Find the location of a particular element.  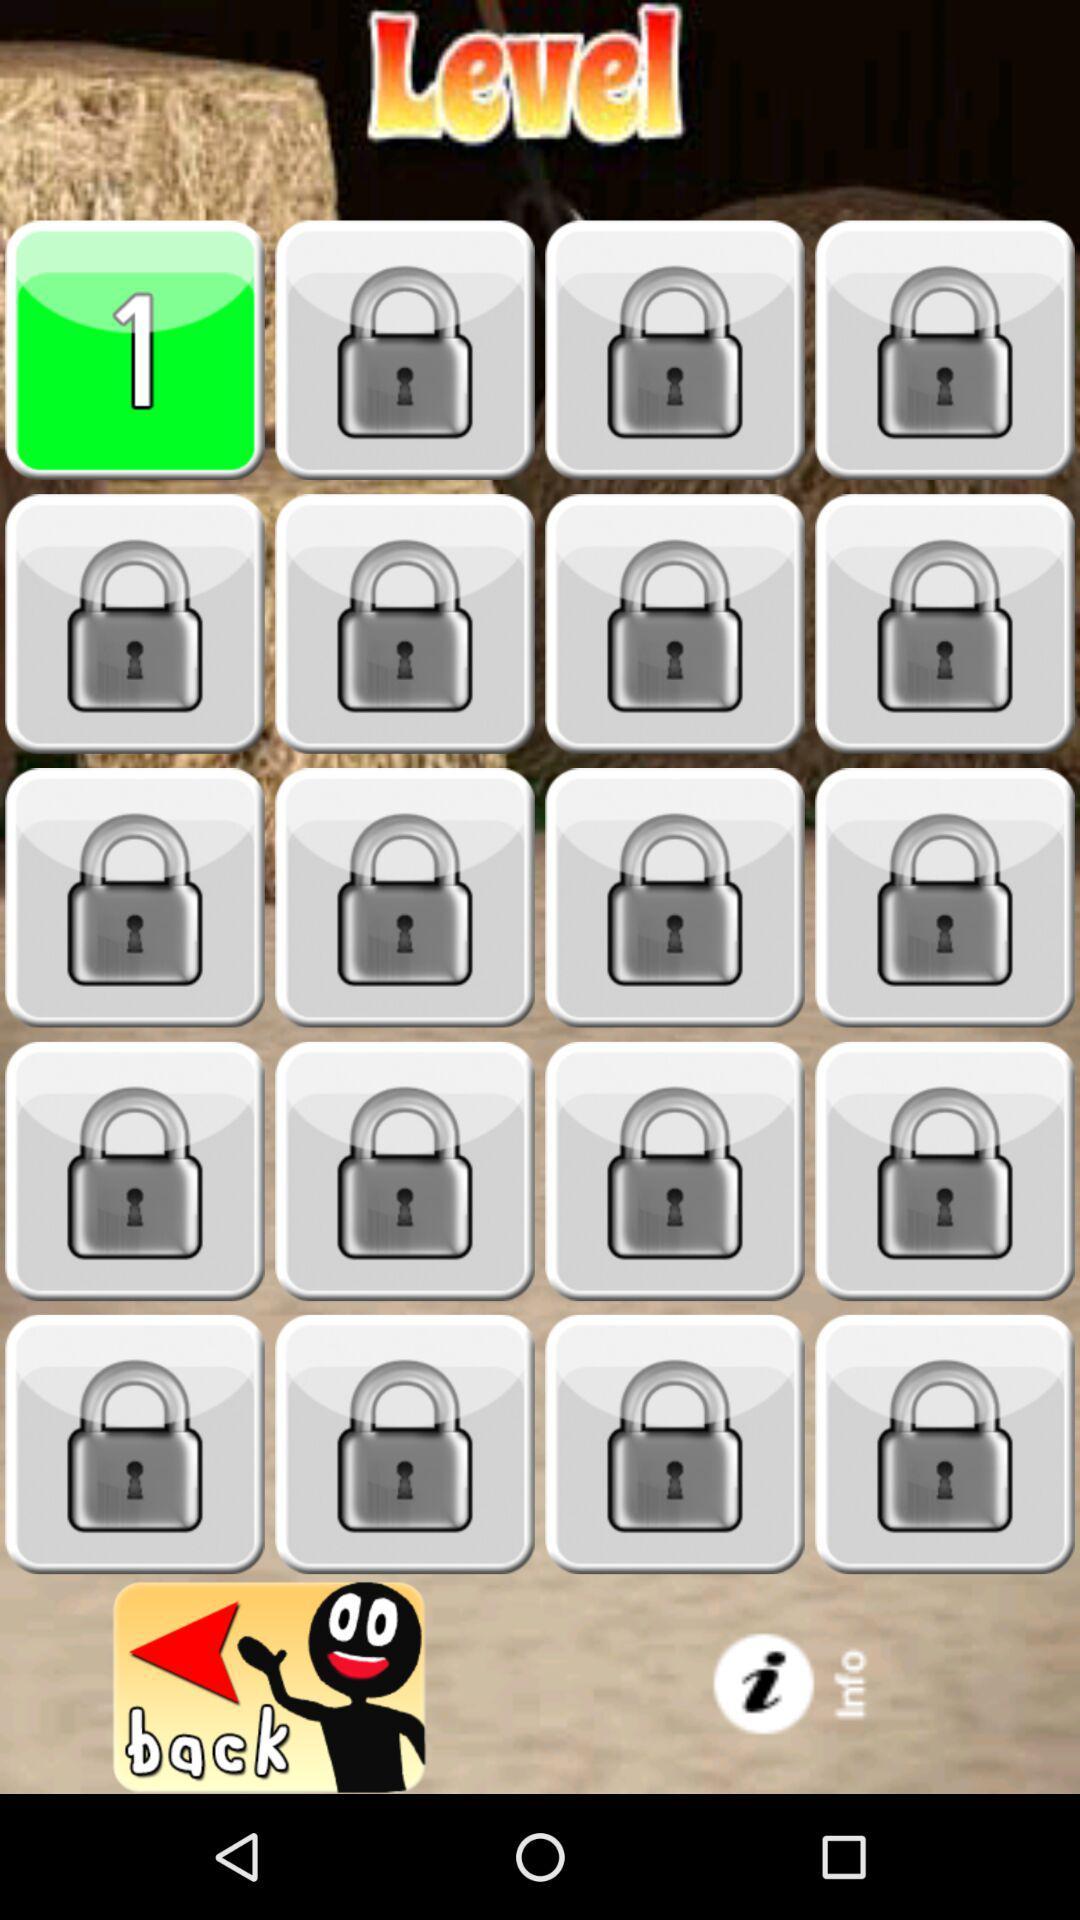

game of the next level is located at coordinates (405, 350).